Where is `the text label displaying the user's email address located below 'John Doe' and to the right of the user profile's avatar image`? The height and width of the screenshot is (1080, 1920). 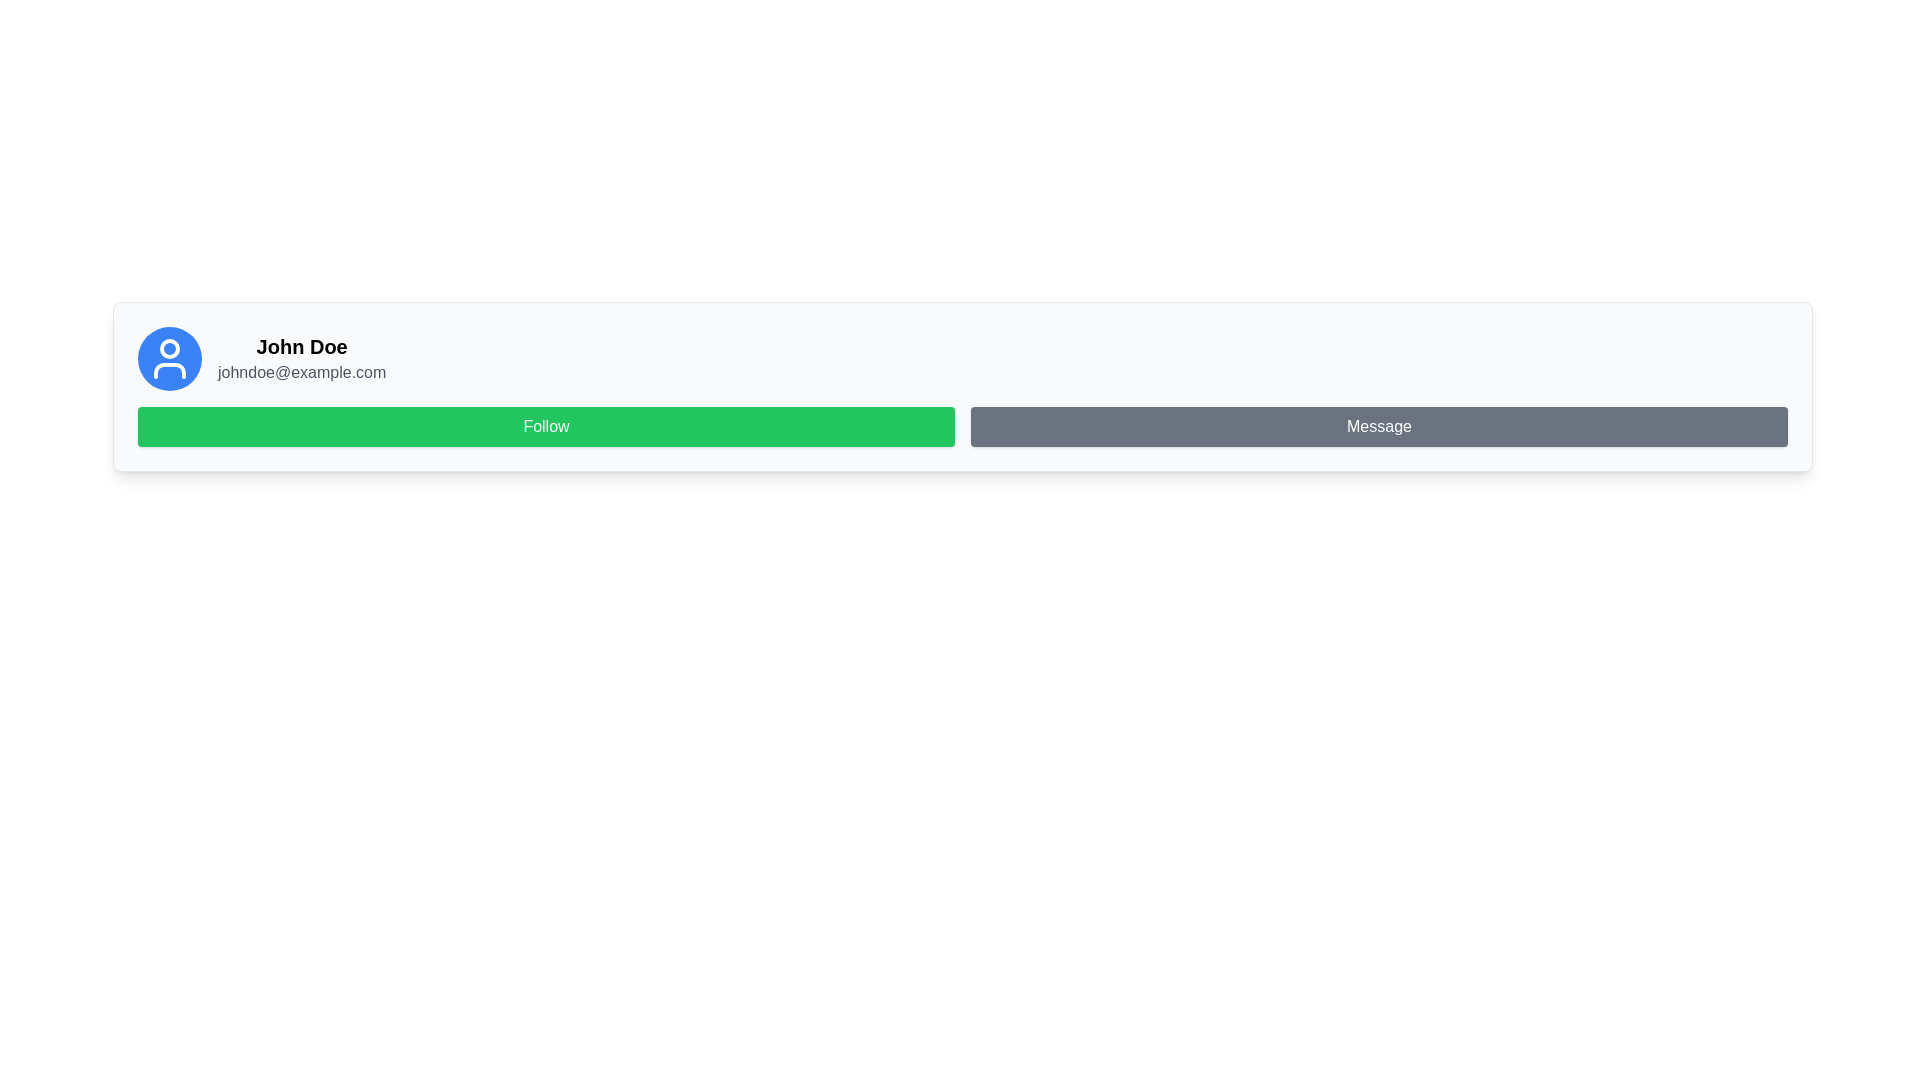 the text label displaying the user's email address located below 'John Doe' and to the right of the user profile's avatar image is located at coordinates (301, 373).